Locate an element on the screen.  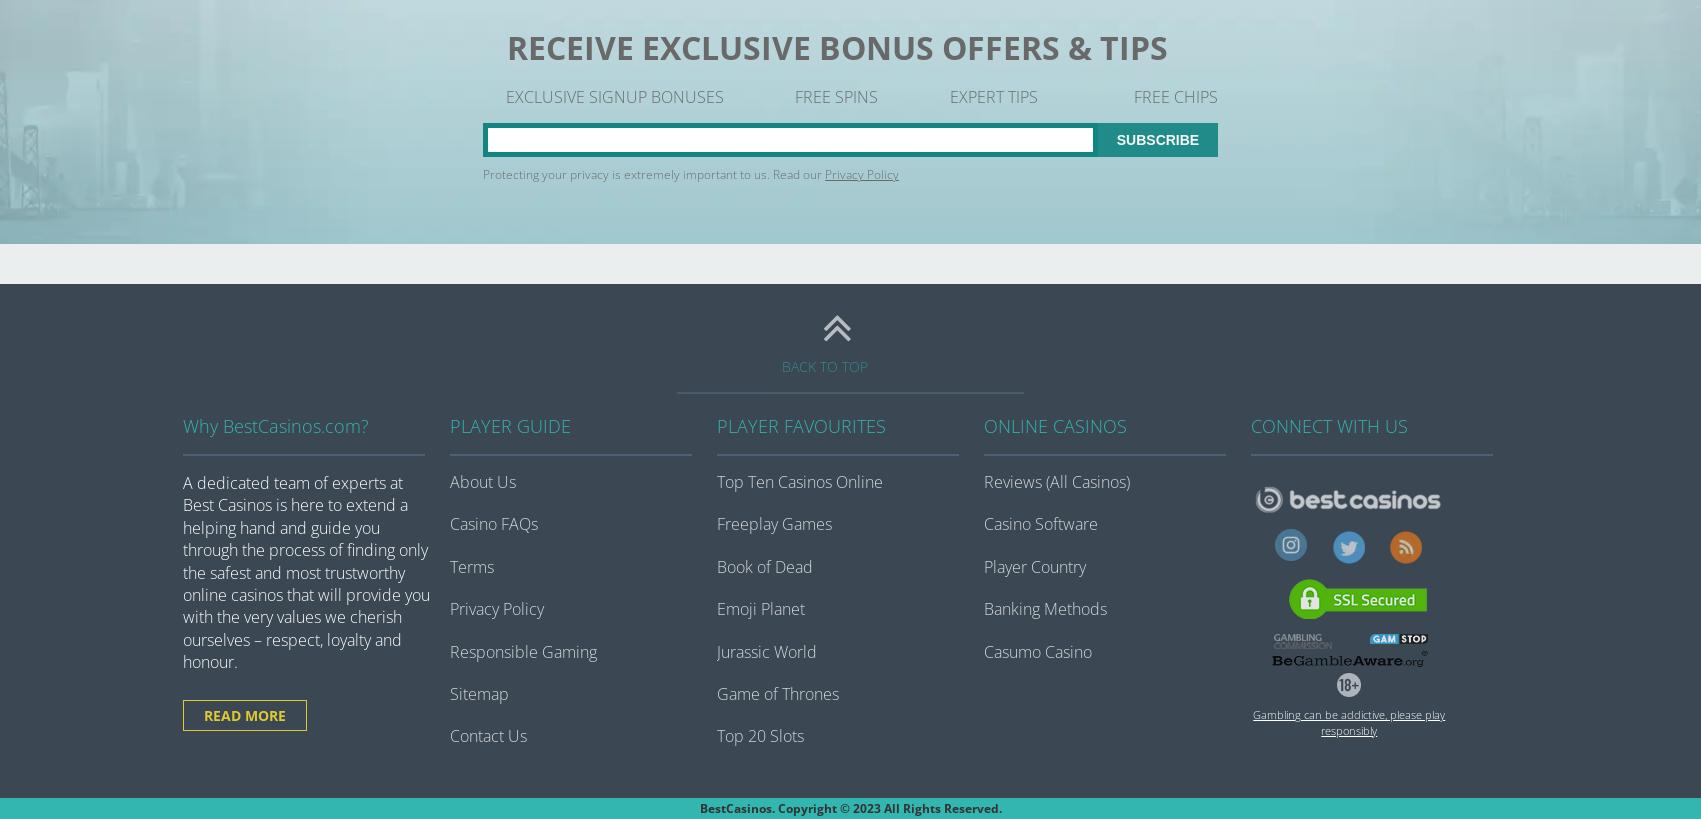
'Freeplay Games' is located at coordinates (773, 522).